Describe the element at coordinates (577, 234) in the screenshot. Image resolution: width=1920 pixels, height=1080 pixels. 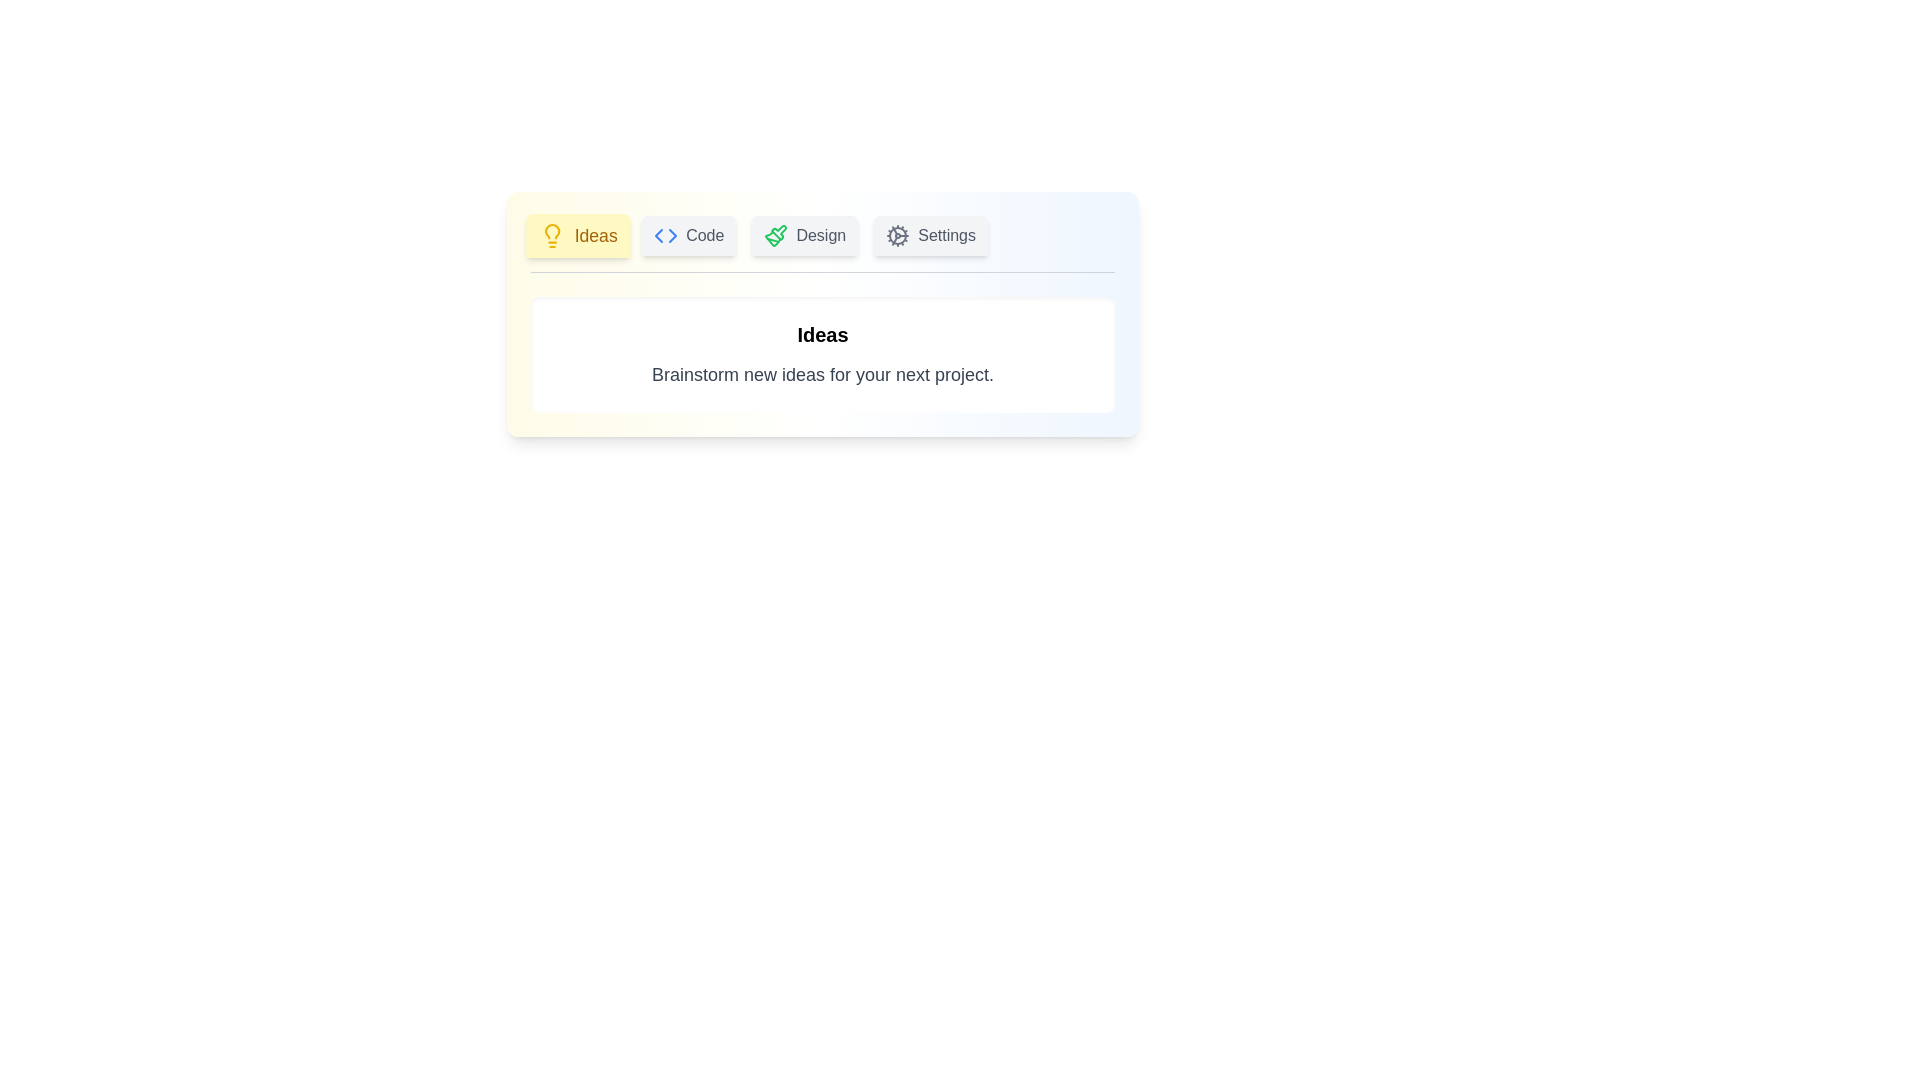
I see `the Ideas tab` at that location.